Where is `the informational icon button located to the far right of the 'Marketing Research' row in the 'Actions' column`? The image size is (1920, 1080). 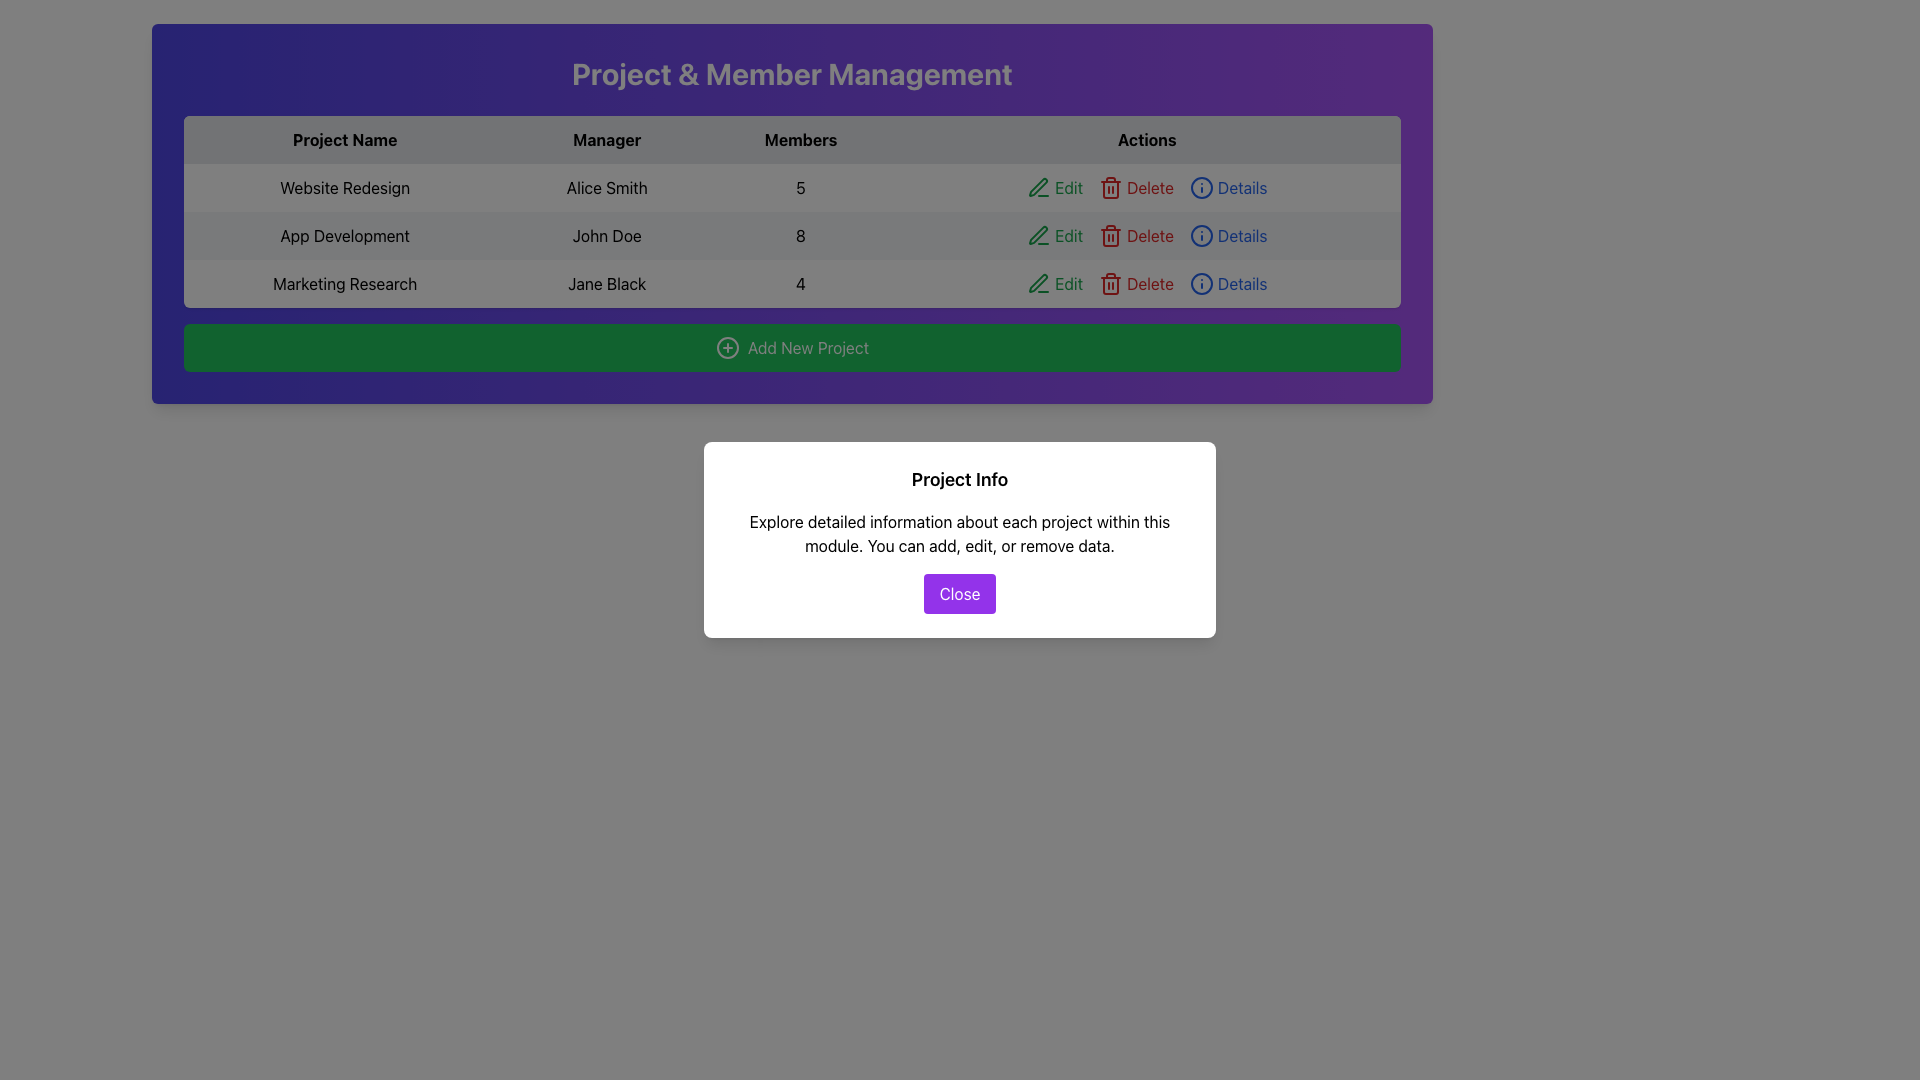
the informational icon button located to the far right of the 'Marketing Research' row in the 'Actions' column is located at coordinates (1200, 284).